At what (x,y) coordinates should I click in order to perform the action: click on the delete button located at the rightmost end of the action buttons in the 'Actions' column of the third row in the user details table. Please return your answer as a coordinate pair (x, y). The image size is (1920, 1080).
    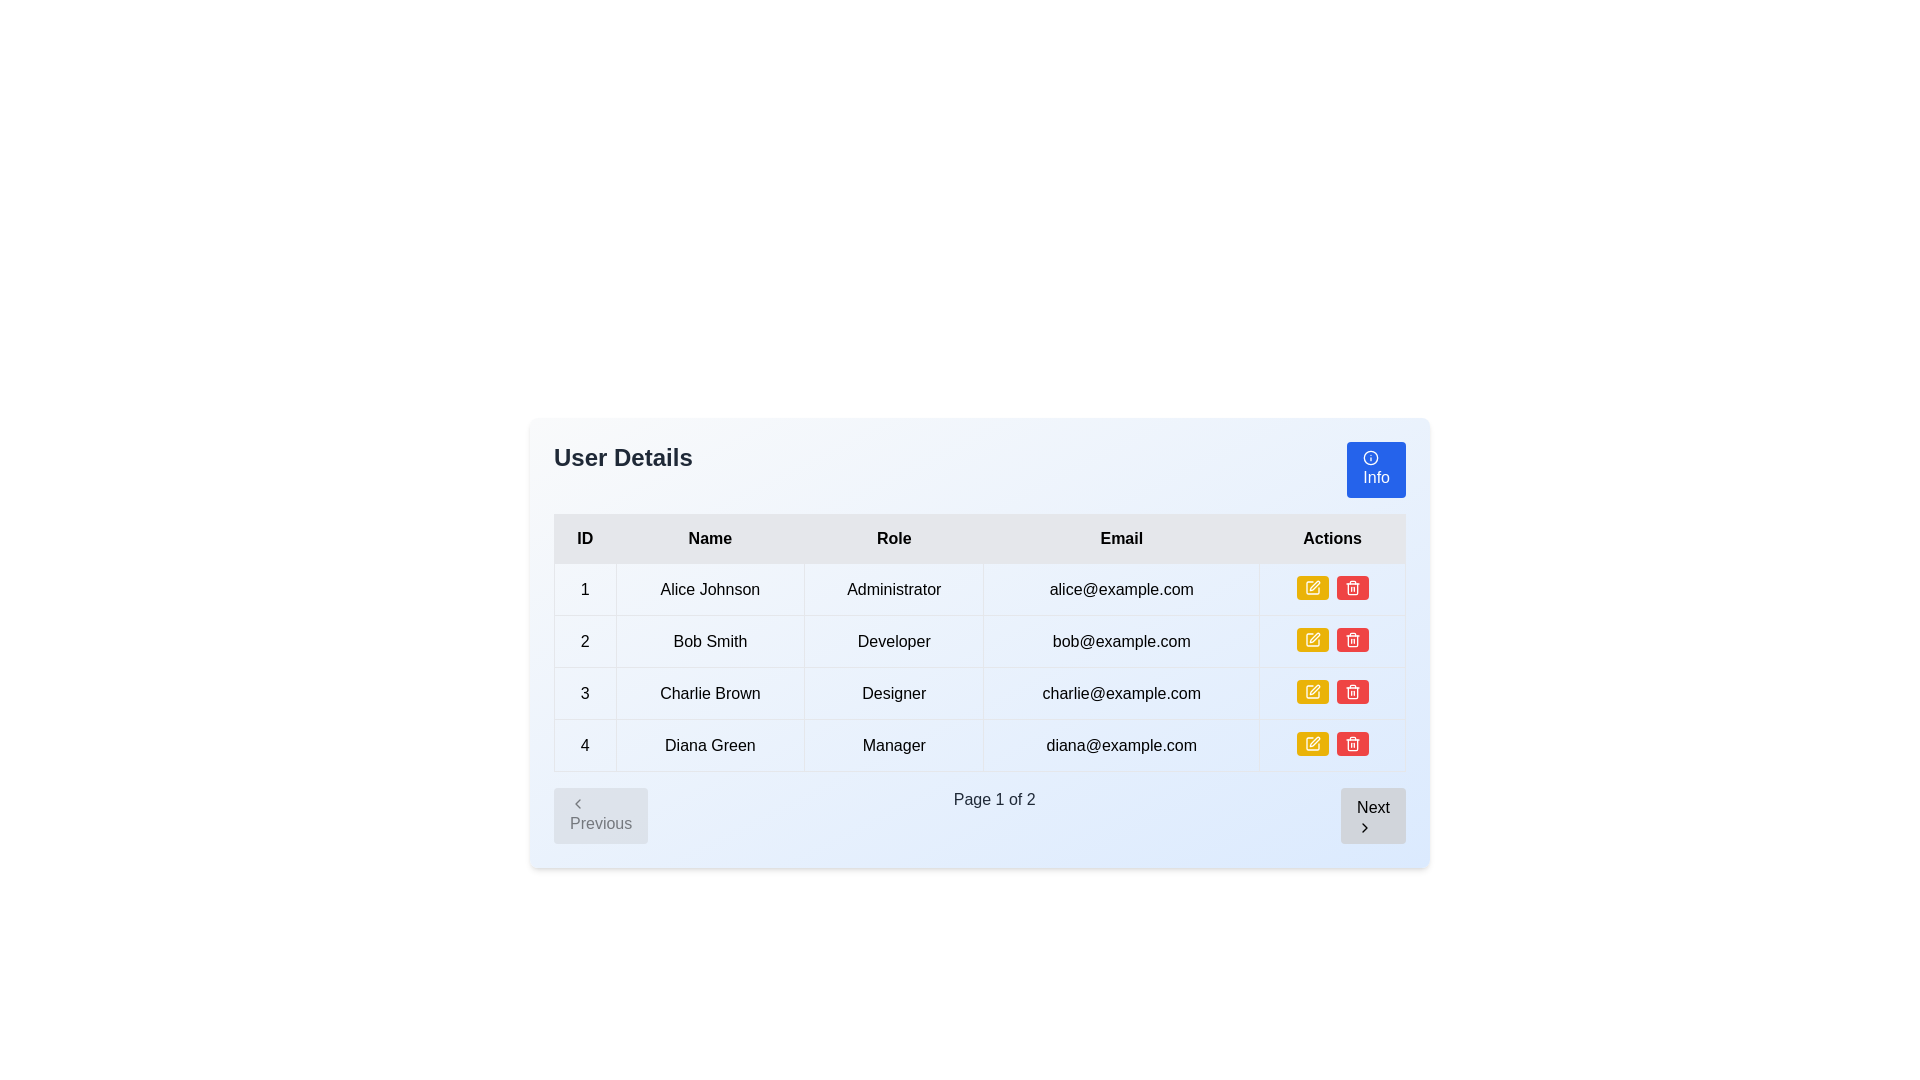
    Looking at the image, I should click on (1352, 640).